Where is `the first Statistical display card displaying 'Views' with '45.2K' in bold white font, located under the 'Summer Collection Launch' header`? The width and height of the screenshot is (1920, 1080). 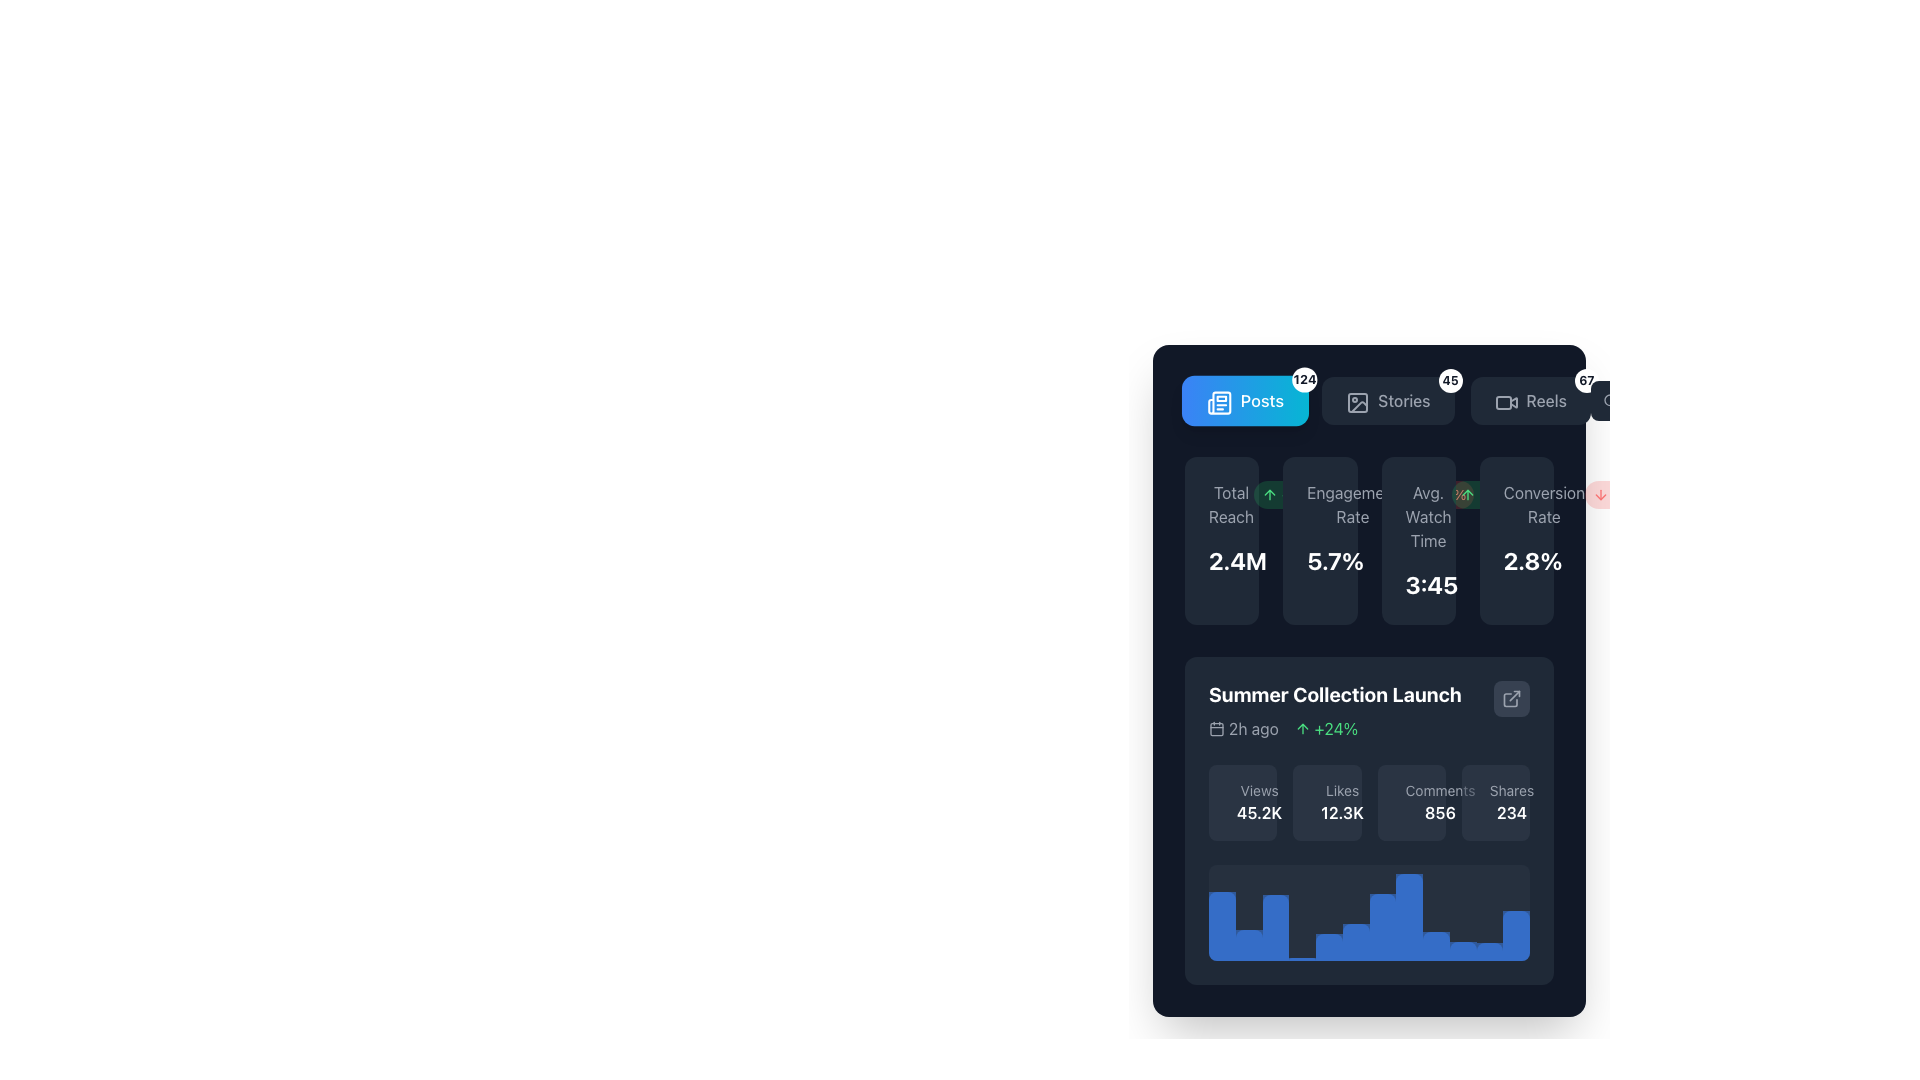
the first Statistical display card displaying 'Views' with '45.2K' in bold white font, located under the 'Summer Collection Launch' header is located at coordinates (1242, 801).